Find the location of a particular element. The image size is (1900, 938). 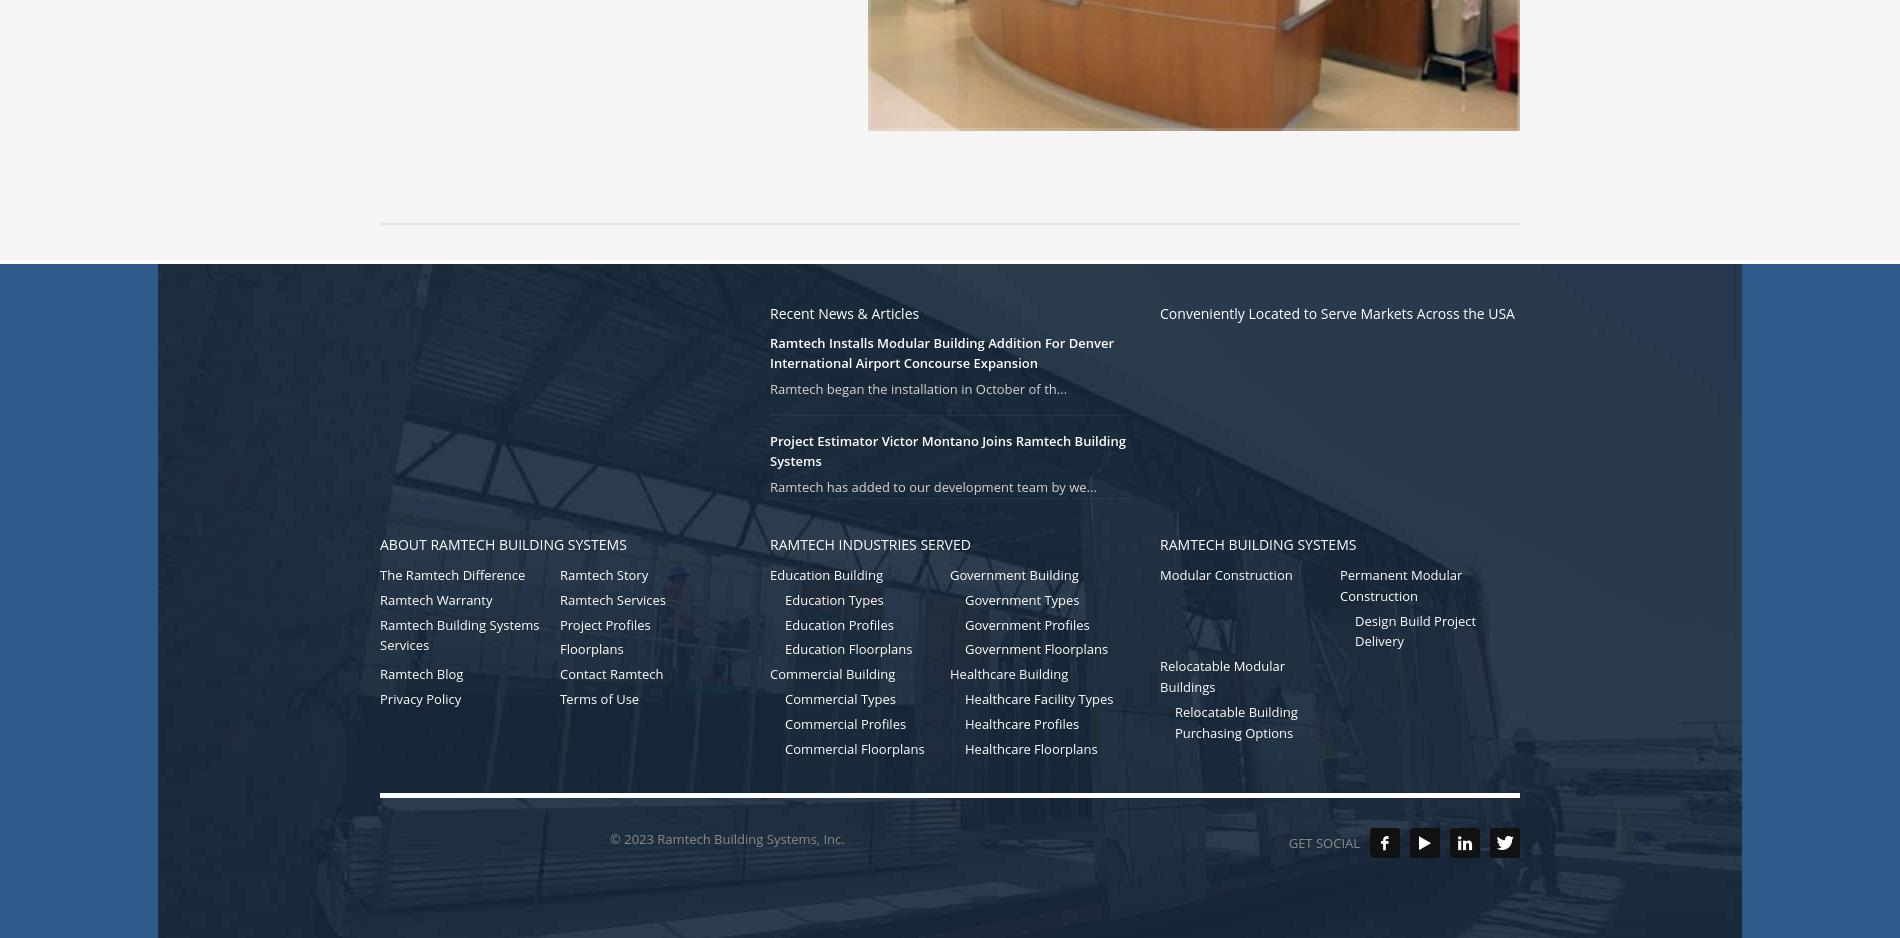

'Terms of Use' is located at coordinates (599, 697).